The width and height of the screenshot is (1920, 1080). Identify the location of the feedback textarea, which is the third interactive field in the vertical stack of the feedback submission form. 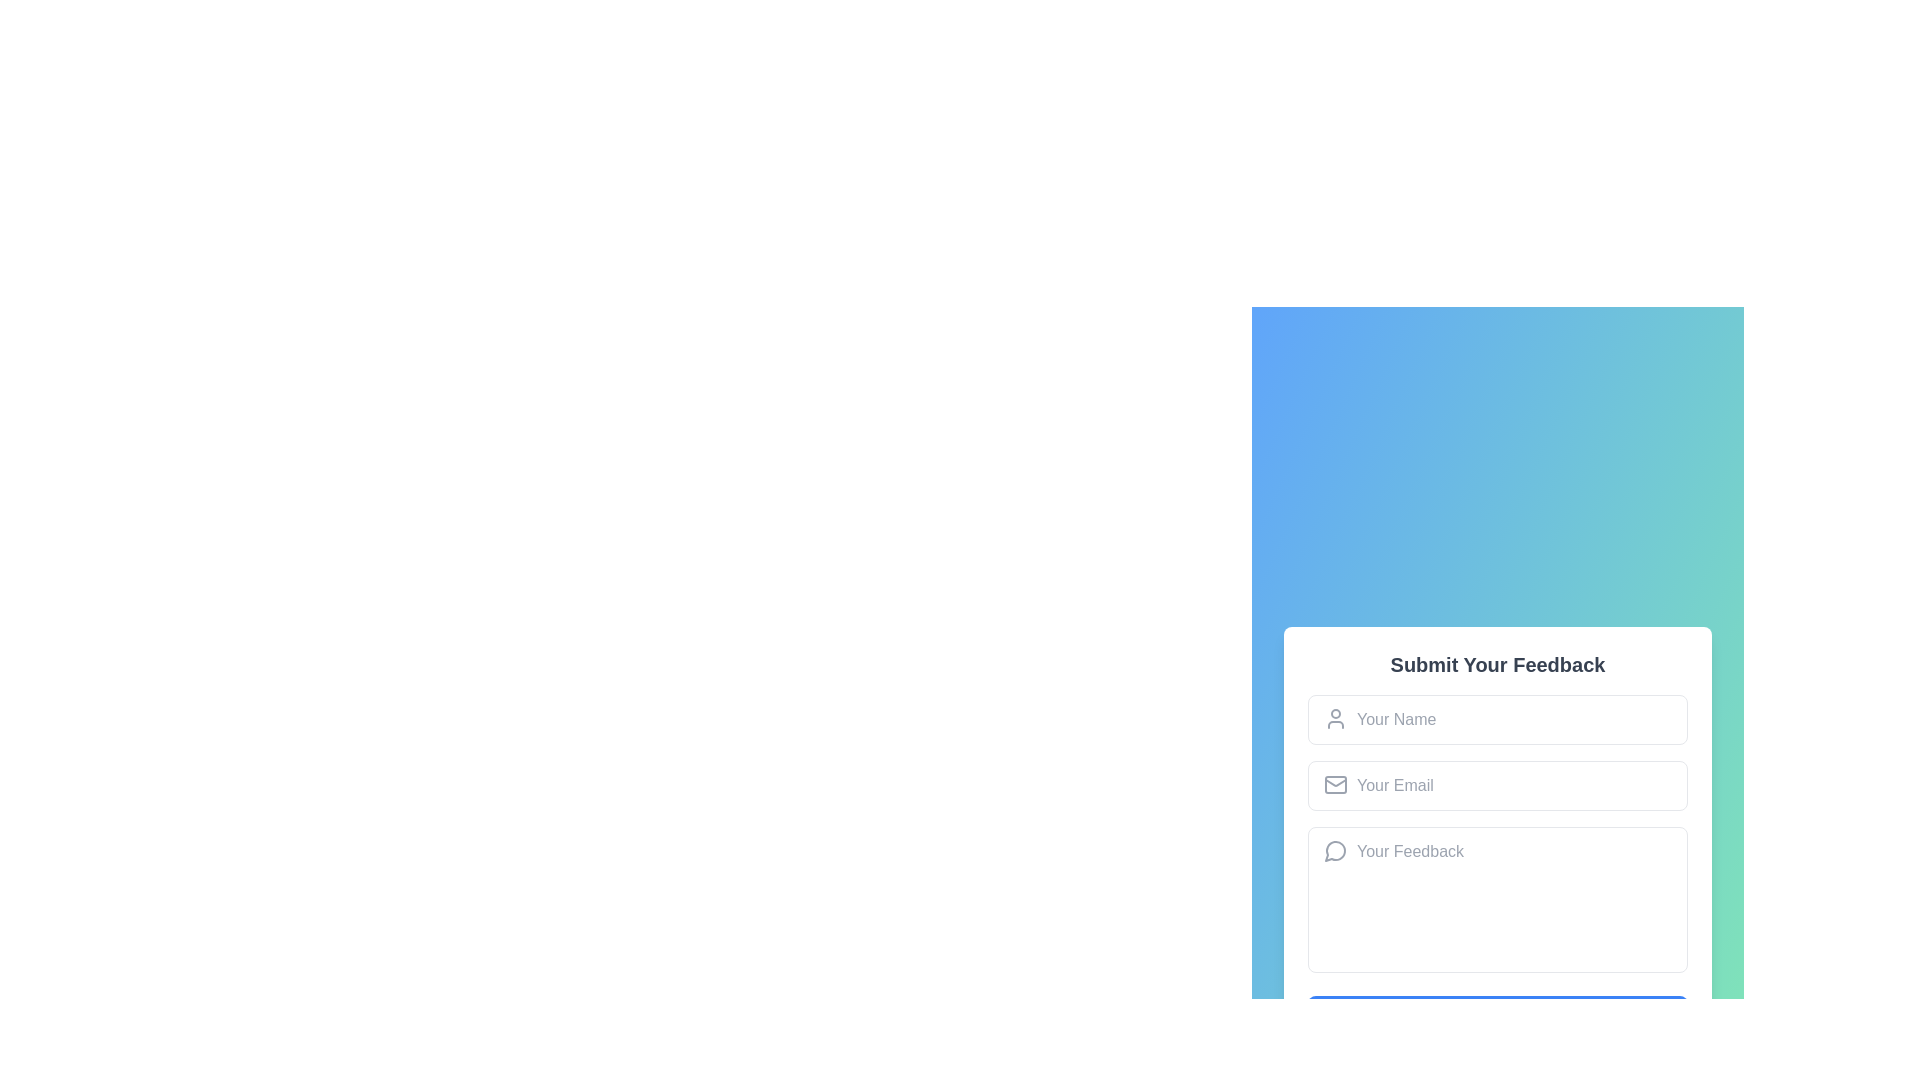
(1497, 902).